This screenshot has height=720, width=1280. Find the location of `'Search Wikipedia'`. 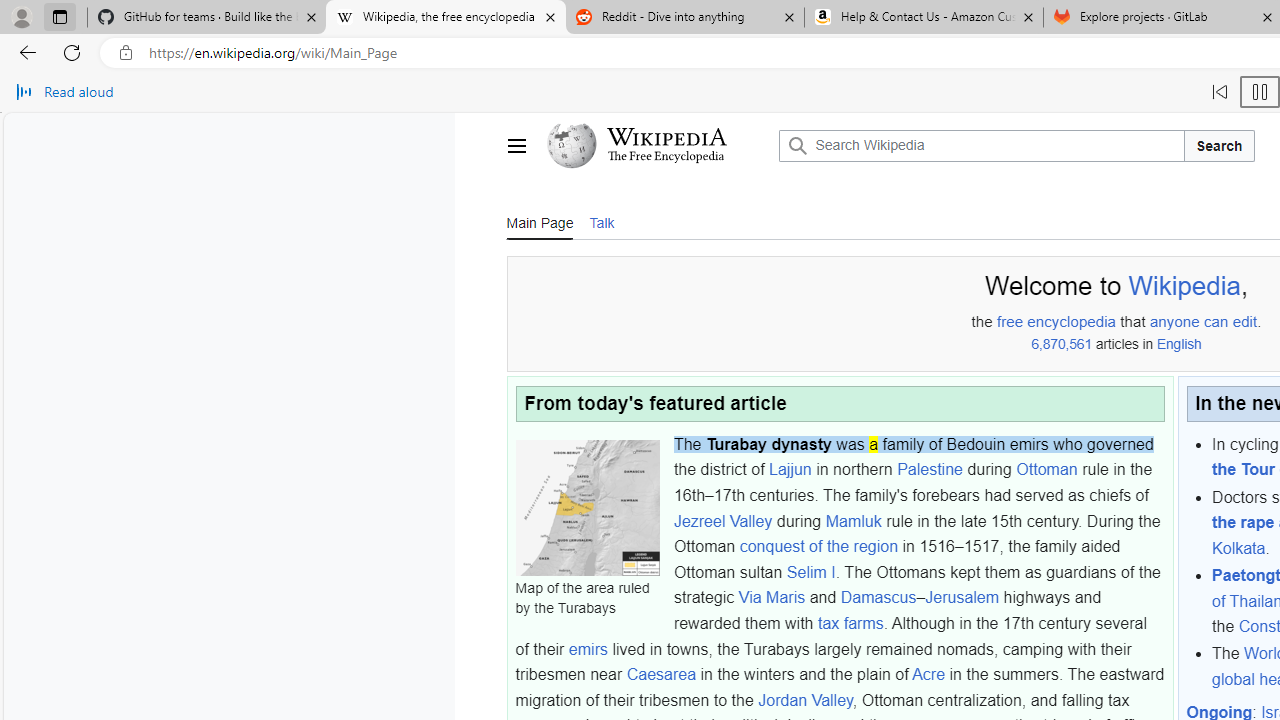

'Search Wikipedia' is located at coordinates (981, 145).